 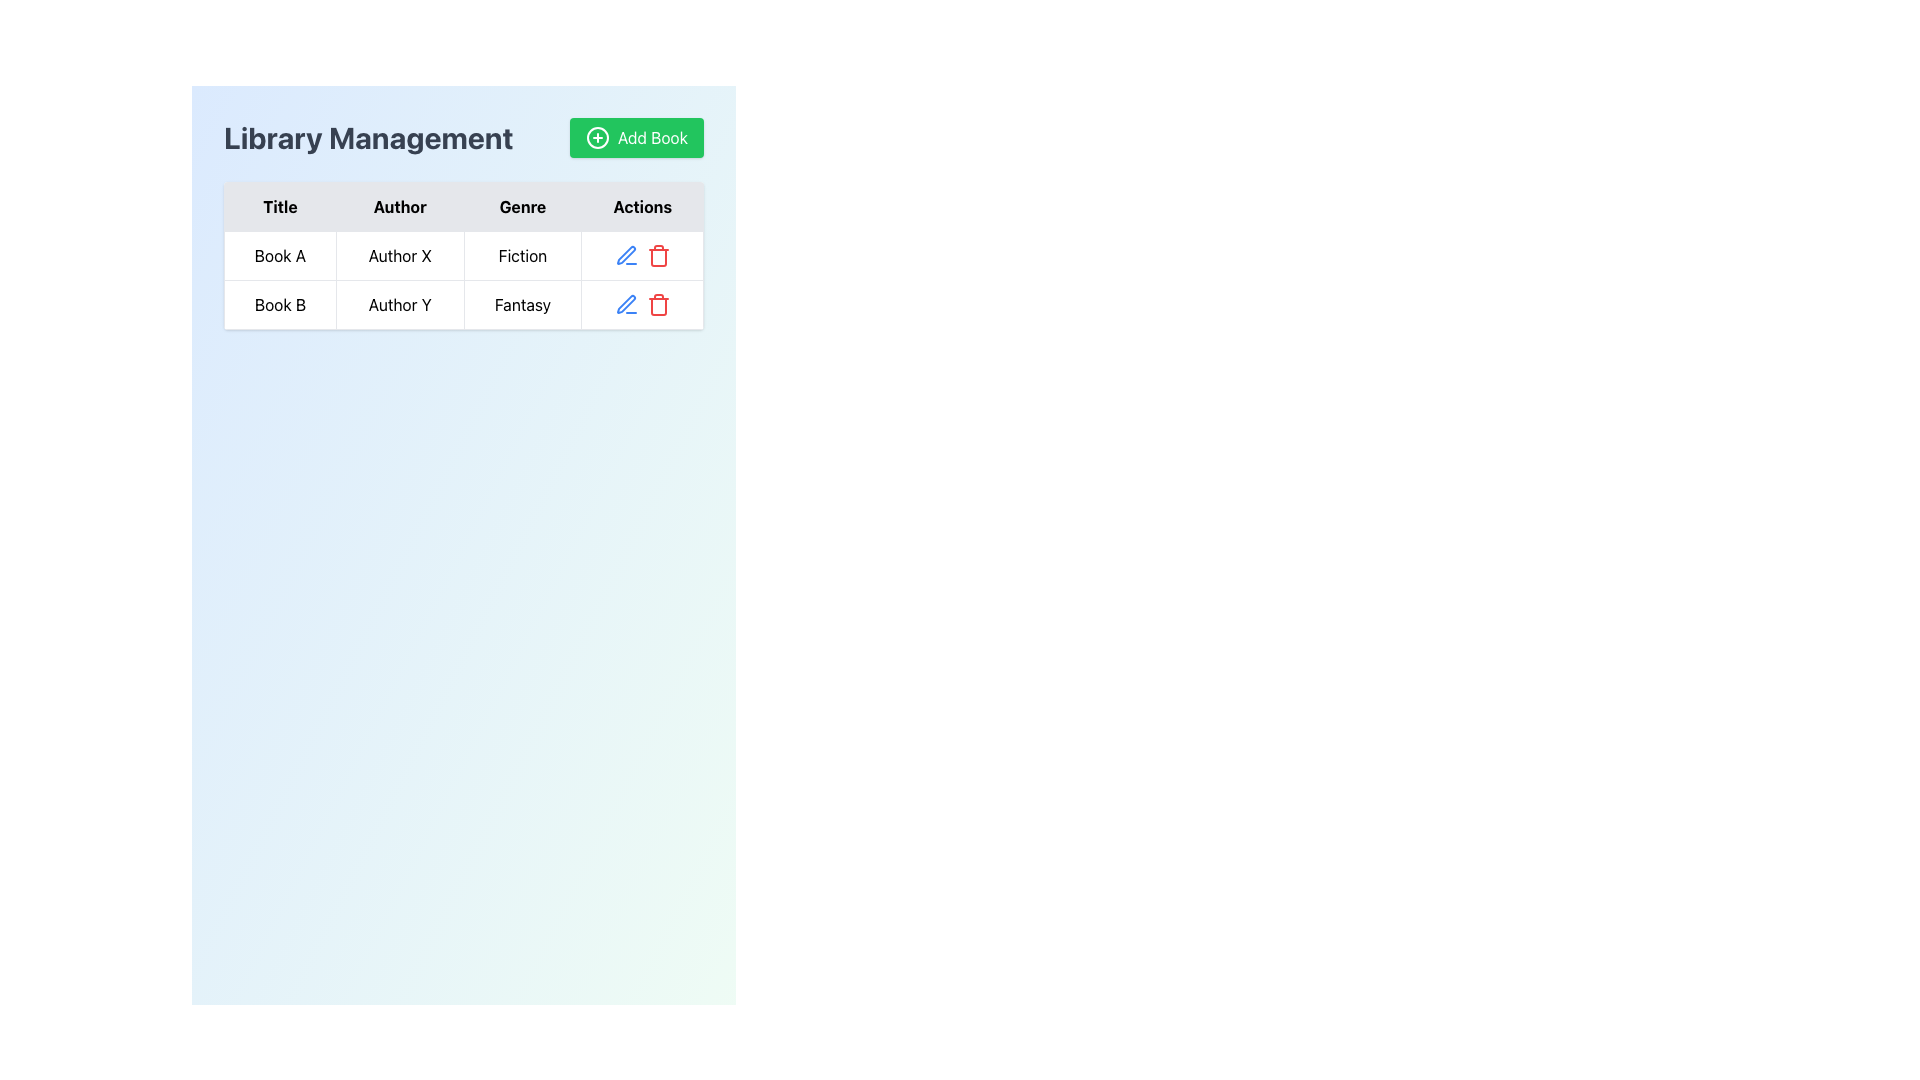 What do you see at coordinates (642, 207) in the screenshot?
I see `the fourth column header in the table, which is a static text label indicating actions for the data rows beneath it` at bounding box center [642, 207].